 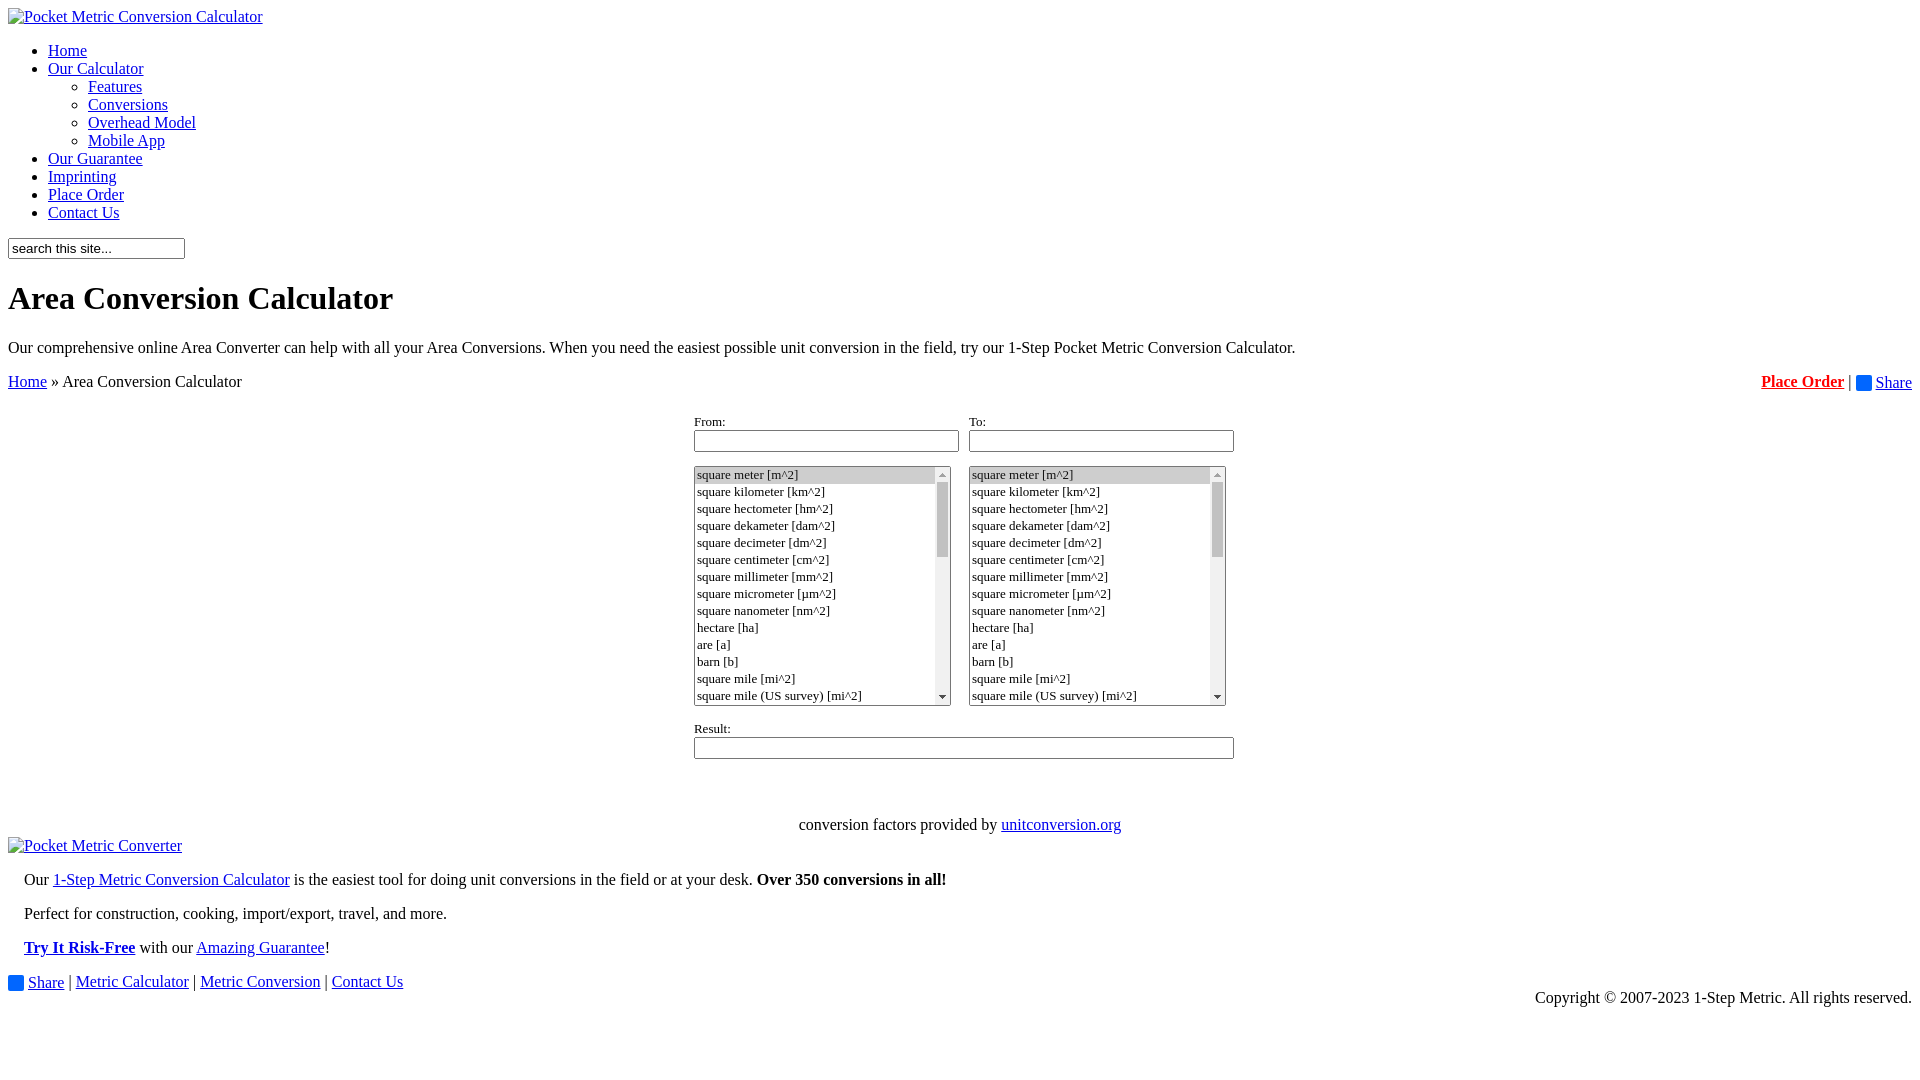 What do you see at coordinates (24, 946) in the screenshot?
I see `'Try It Risk-Free'` at bounding box center [24, 946].